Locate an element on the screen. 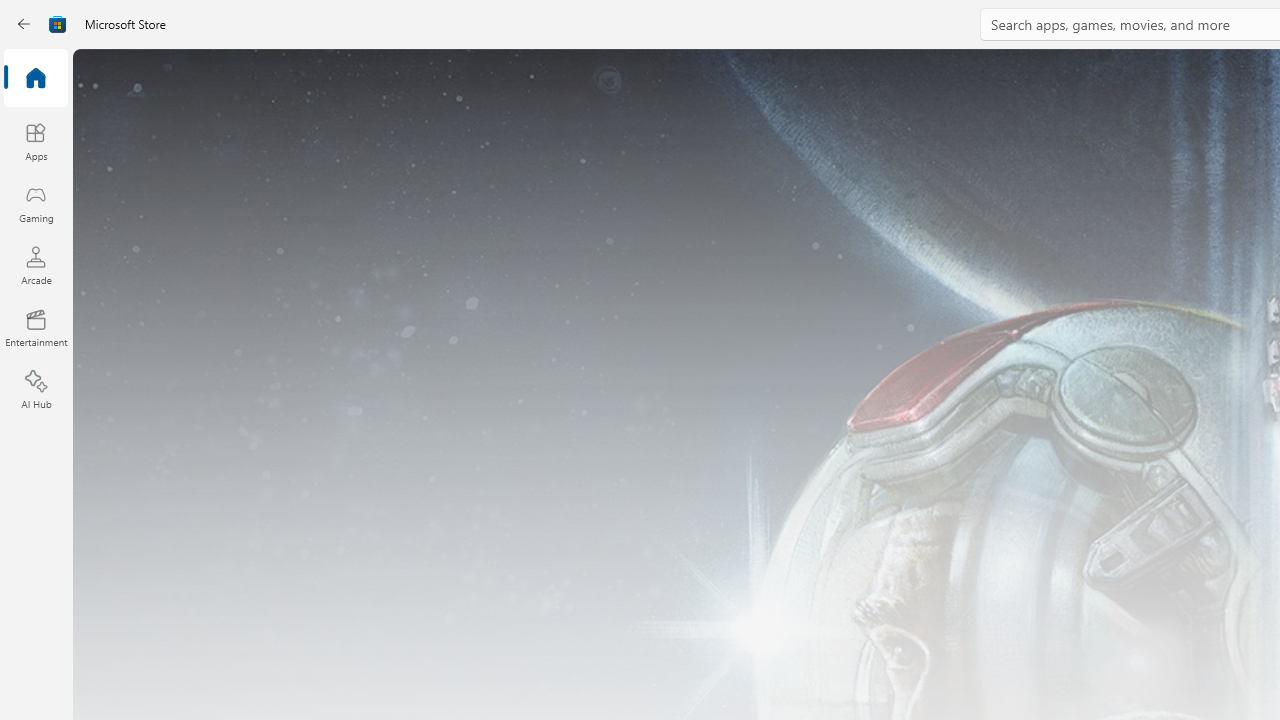 The image size is (1280, 720). 'Home' is located at coordinates (35, 78).